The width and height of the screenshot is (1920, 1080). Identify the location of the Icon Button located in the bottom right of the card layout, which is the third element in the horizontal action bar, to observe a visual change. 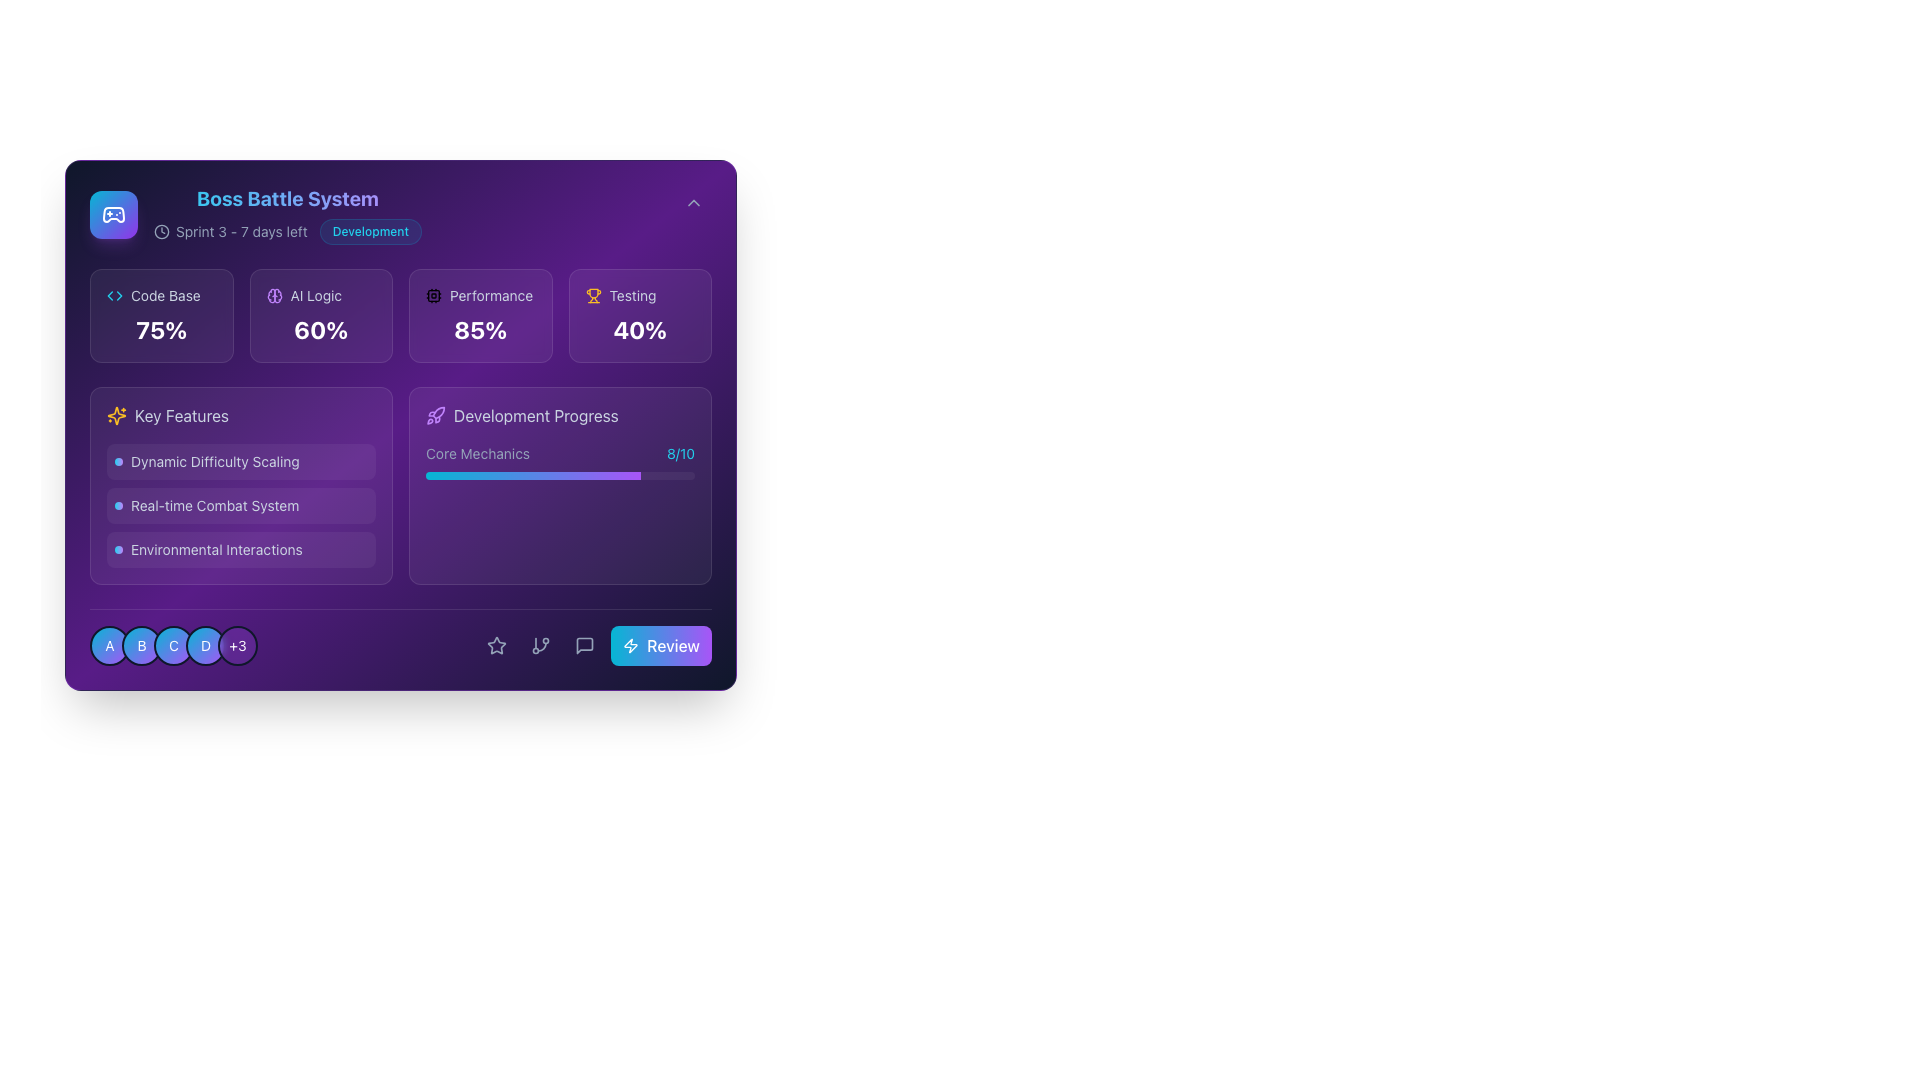
(541, 645).